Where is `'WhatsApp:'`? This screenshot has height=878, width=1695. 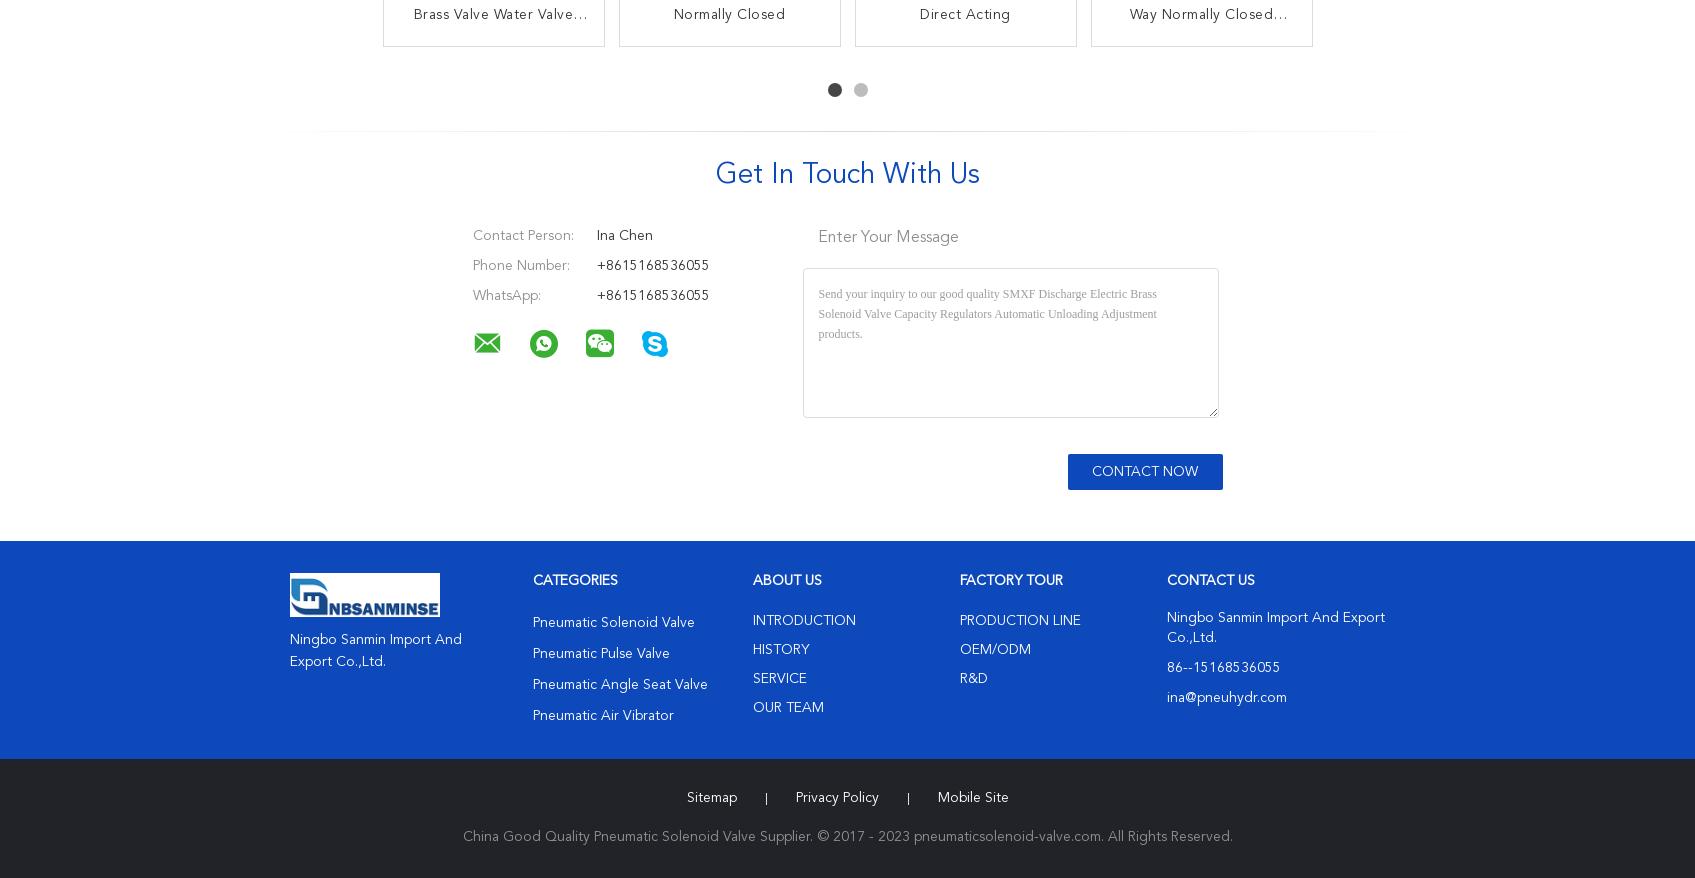 'WhatsApp:' is located at coordinates (471, 294).